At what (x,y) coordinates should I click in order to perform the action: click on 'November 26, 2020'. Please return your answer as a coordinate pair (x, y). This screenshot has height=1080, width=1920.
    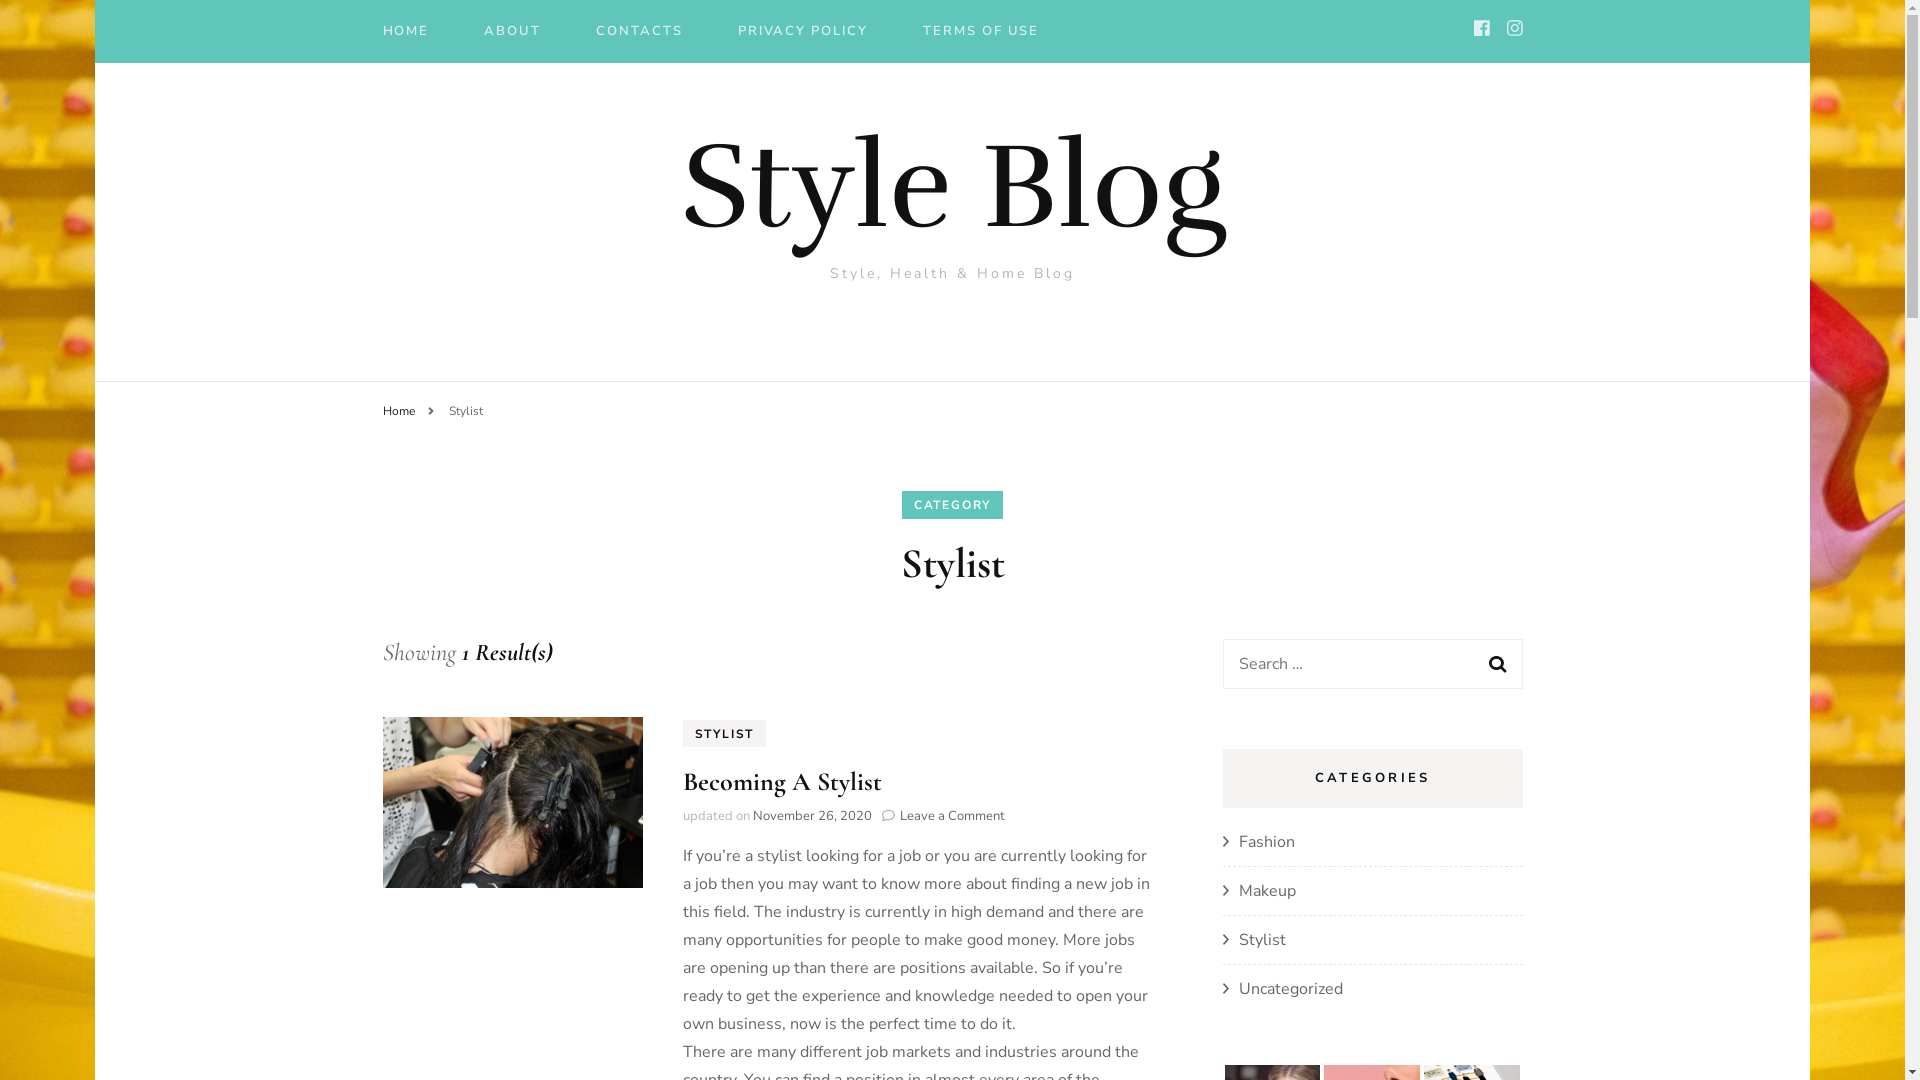
    Looking at the image, I should click on (811, 816).